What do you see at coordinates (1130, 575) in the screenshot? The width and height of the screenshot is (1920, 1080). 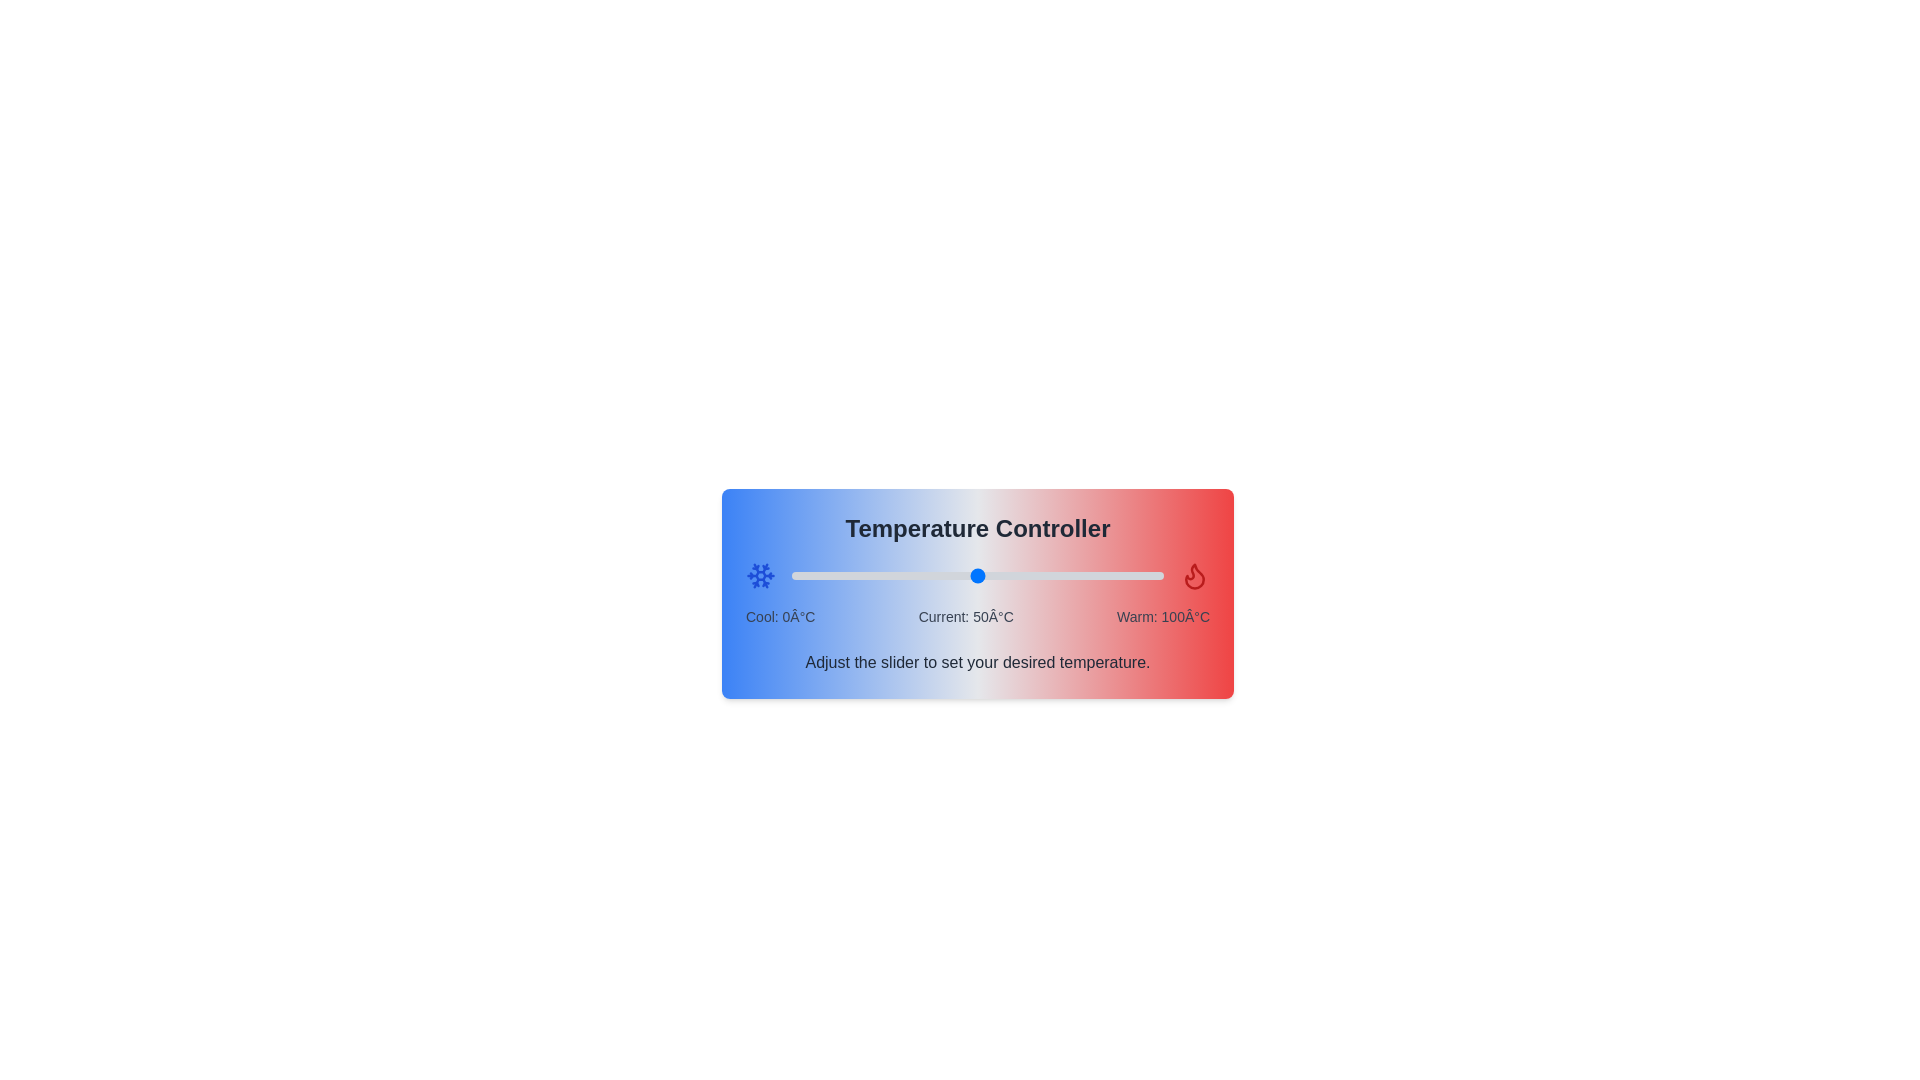 I see `the temperature slider to 91°C` at bounding box center [1130, 575].